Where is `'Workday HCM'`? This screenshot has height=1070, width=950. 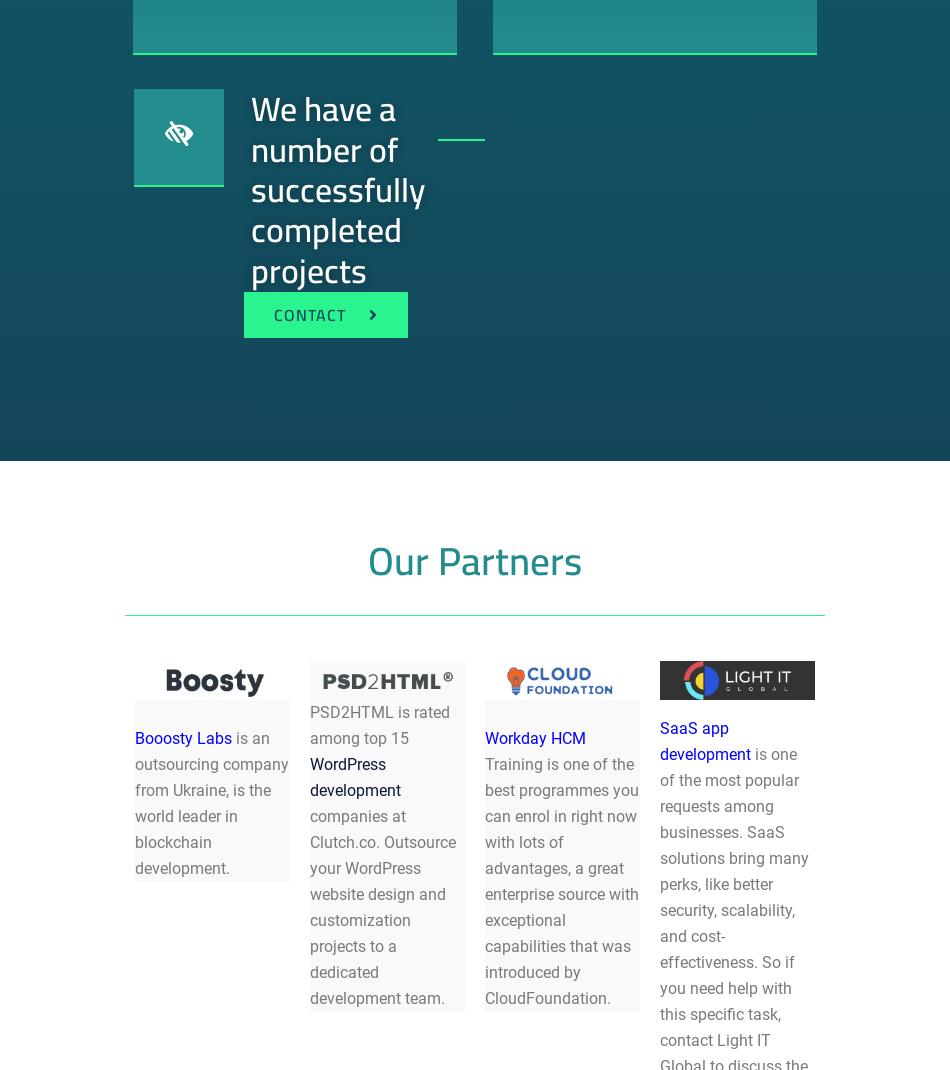
'Workday HCM' is located at coordinates (535, 736).